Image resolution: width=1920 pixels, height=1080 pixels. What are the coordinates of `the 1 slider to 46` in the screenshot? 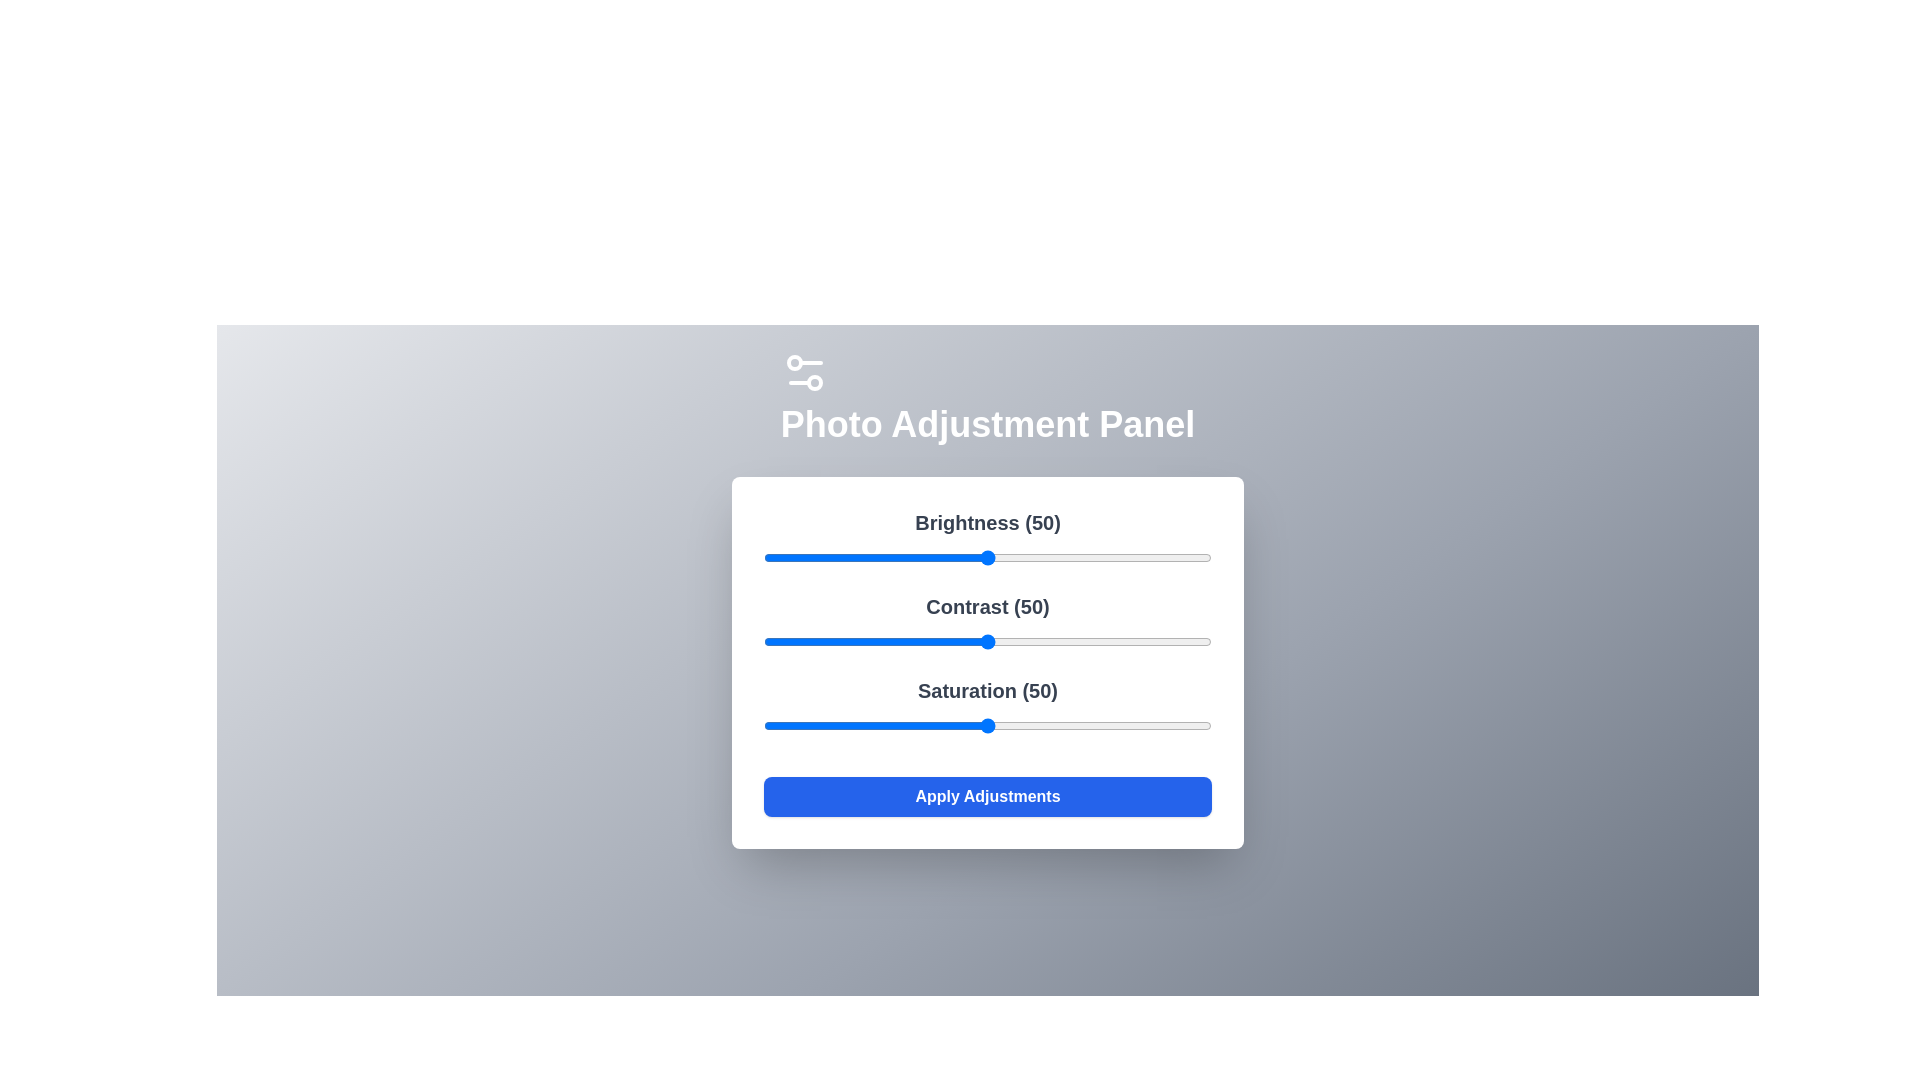 It's located at (969, 641).